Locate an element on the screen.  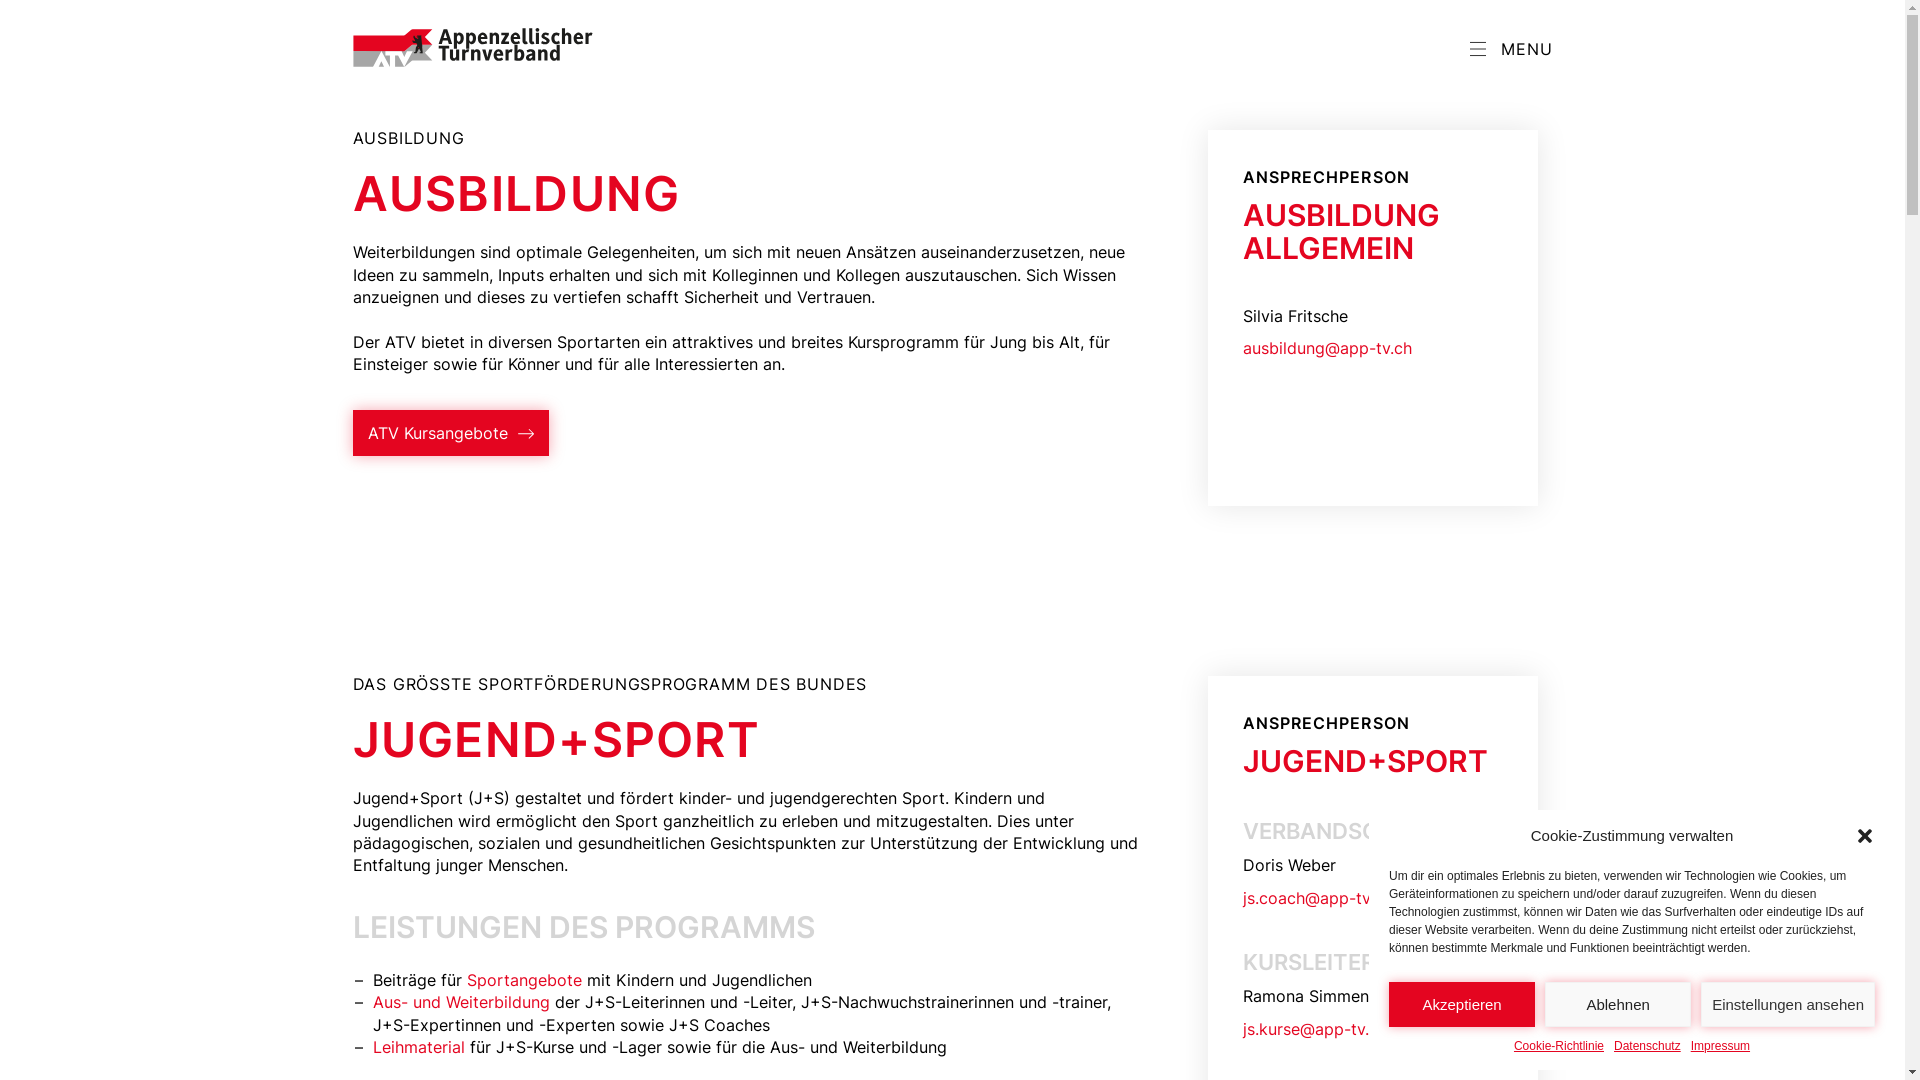
'Aus- und Weiterbildung' is located at coordinates (459, 1002).